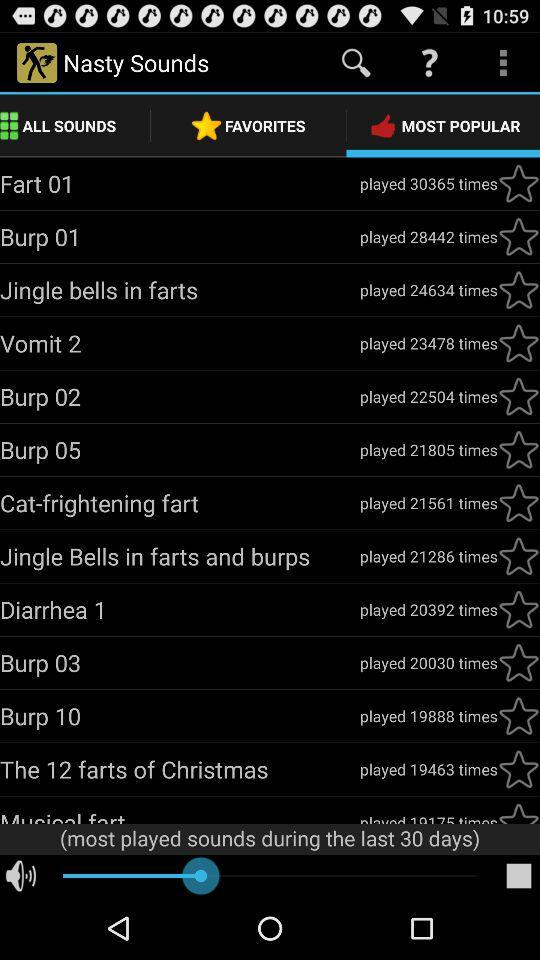 The image size is (540, 960). I want to click on favourite click, so click(518, 556).